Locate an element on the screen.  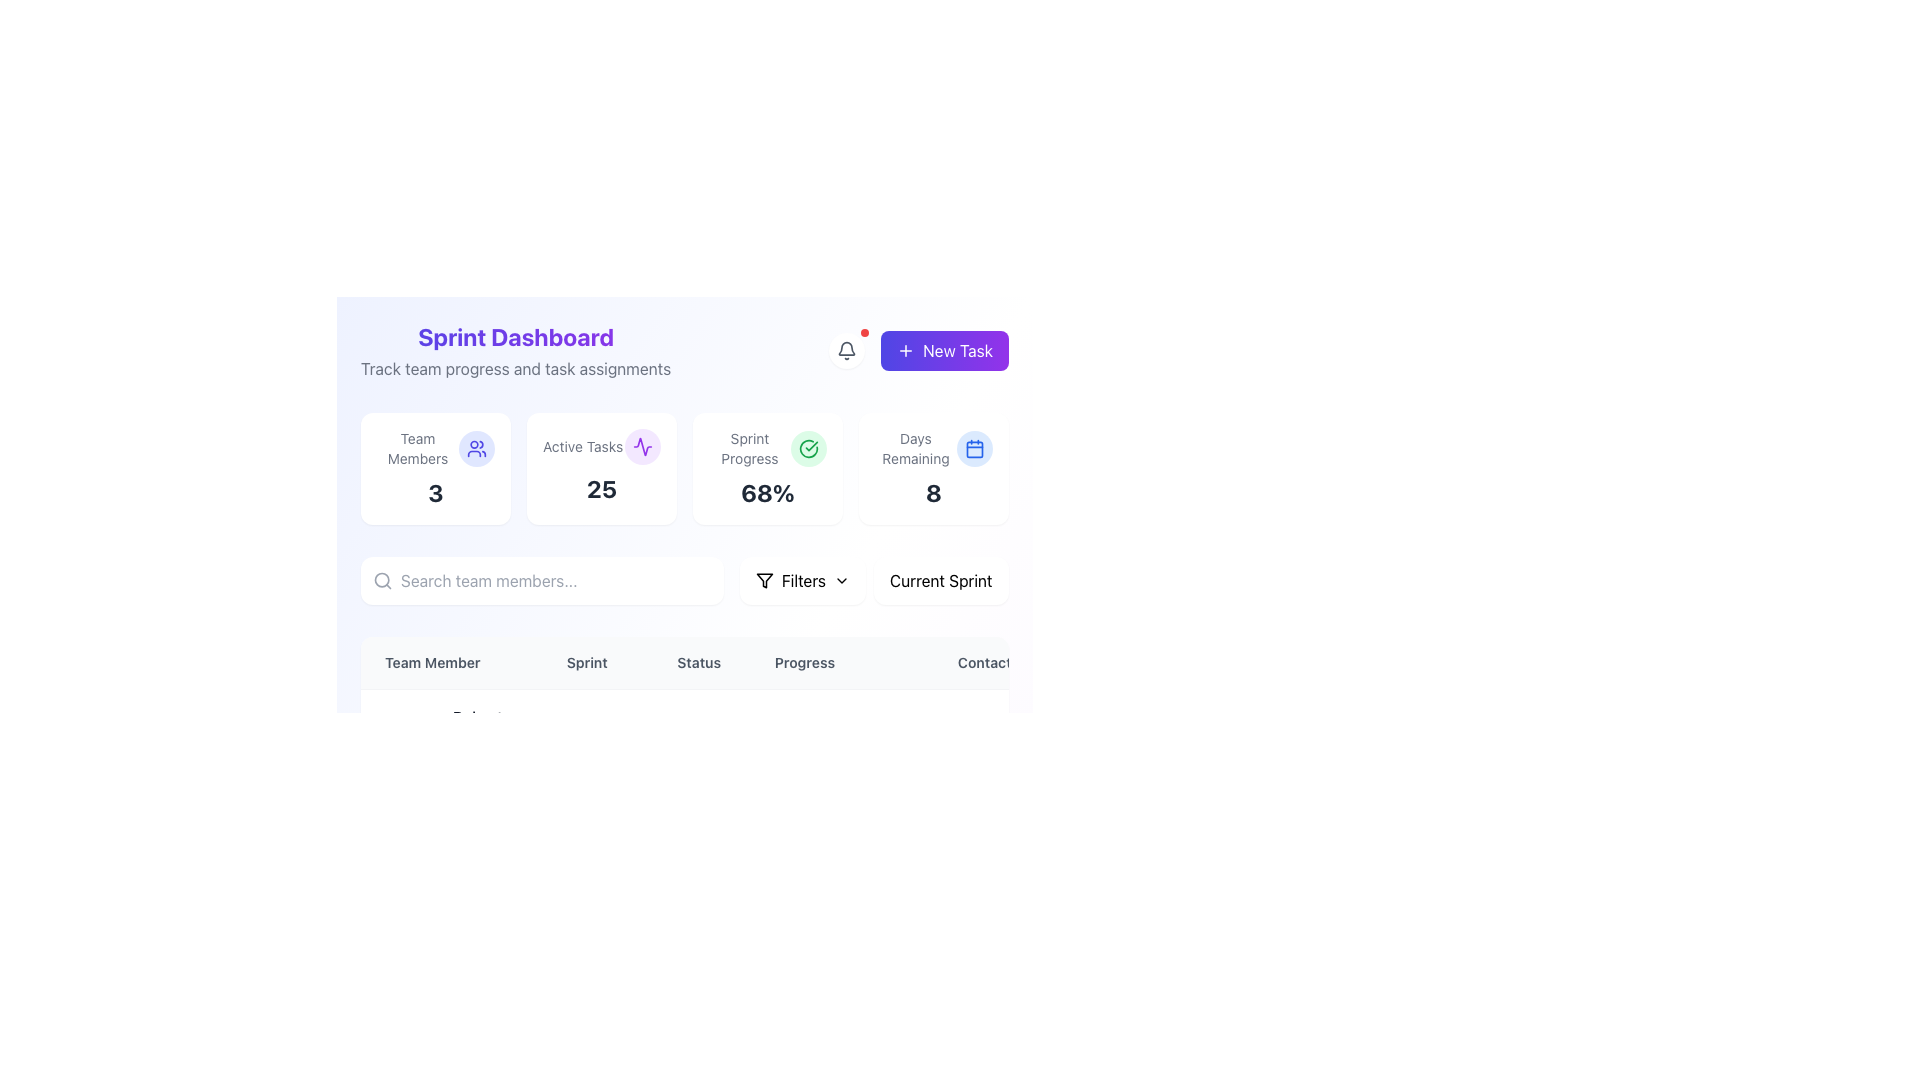
the search bar located just below the dashboard metrics section is located at coordinates (542, 581).